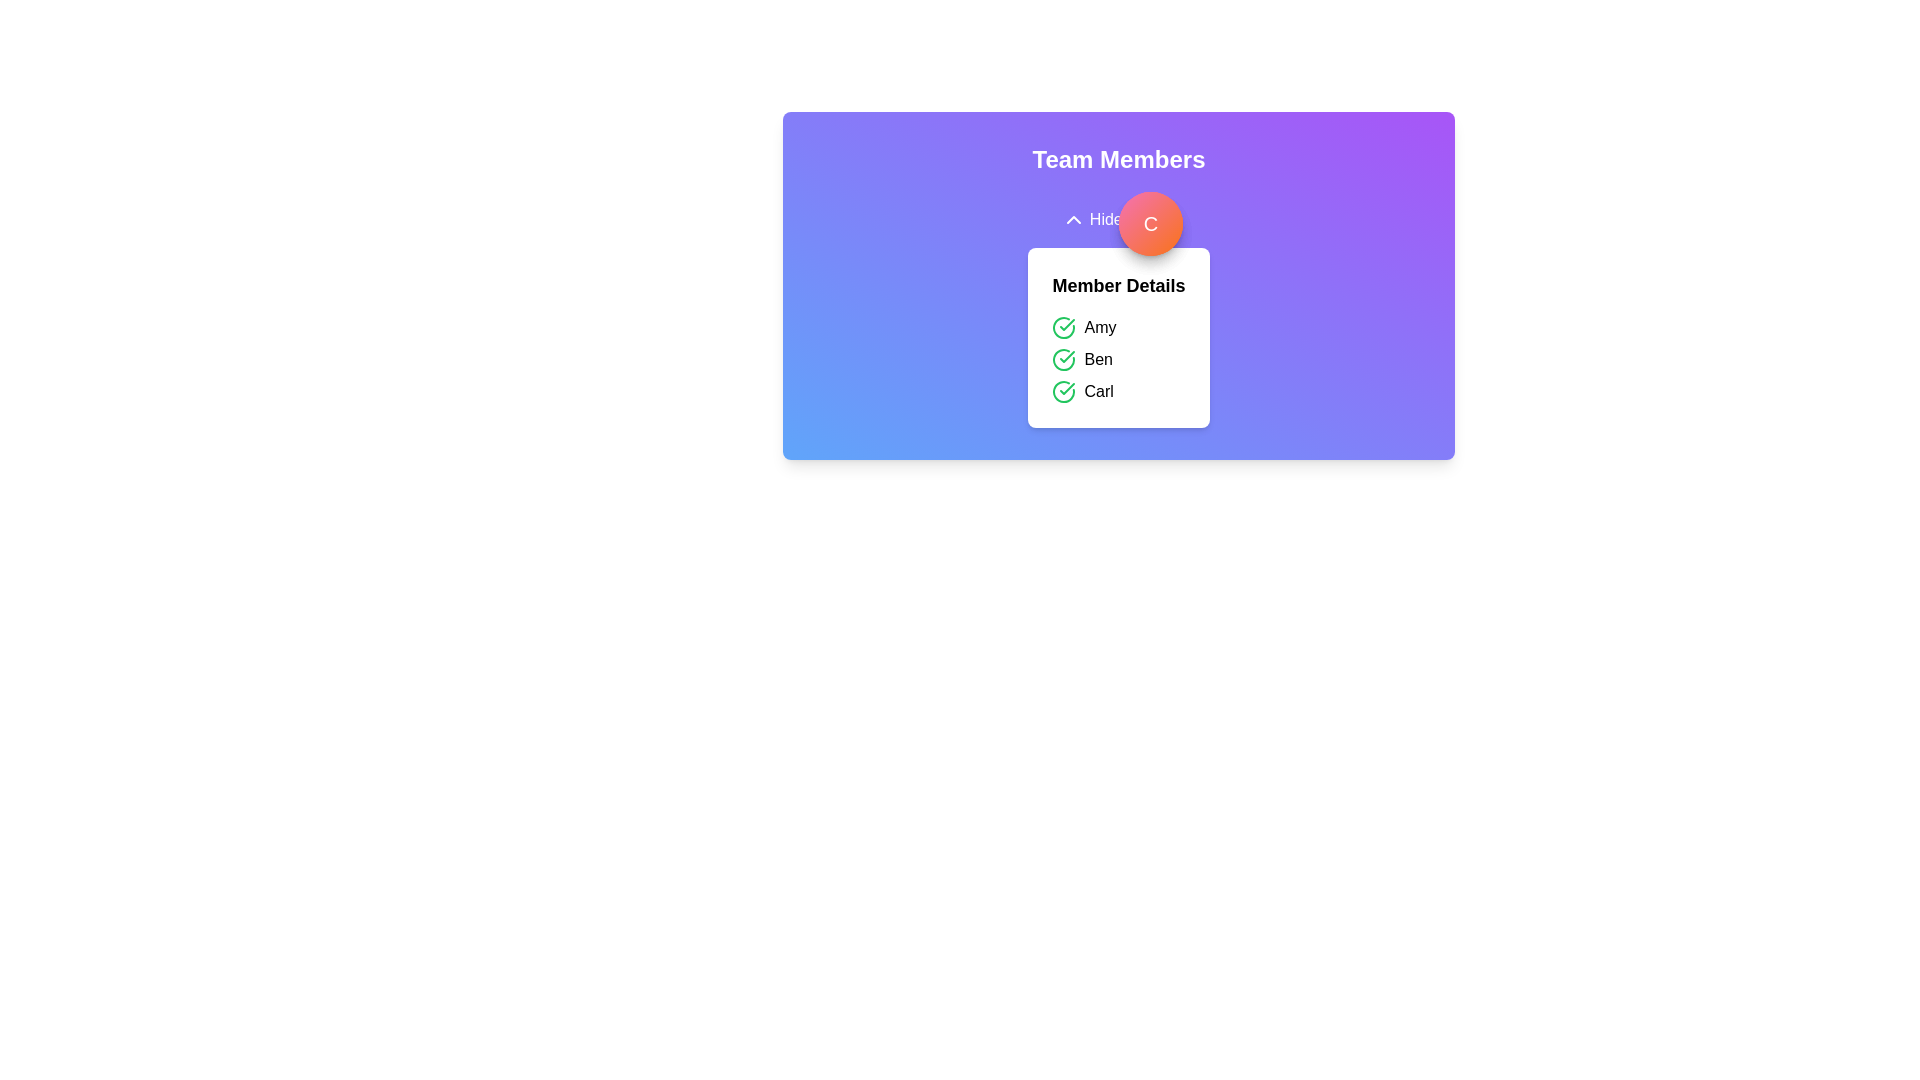  What do you see at coordinates (1063, 358) in the screenshot?
I see `the approval icon associated with the label 'Ben'` at bounding box center [1063, 358].